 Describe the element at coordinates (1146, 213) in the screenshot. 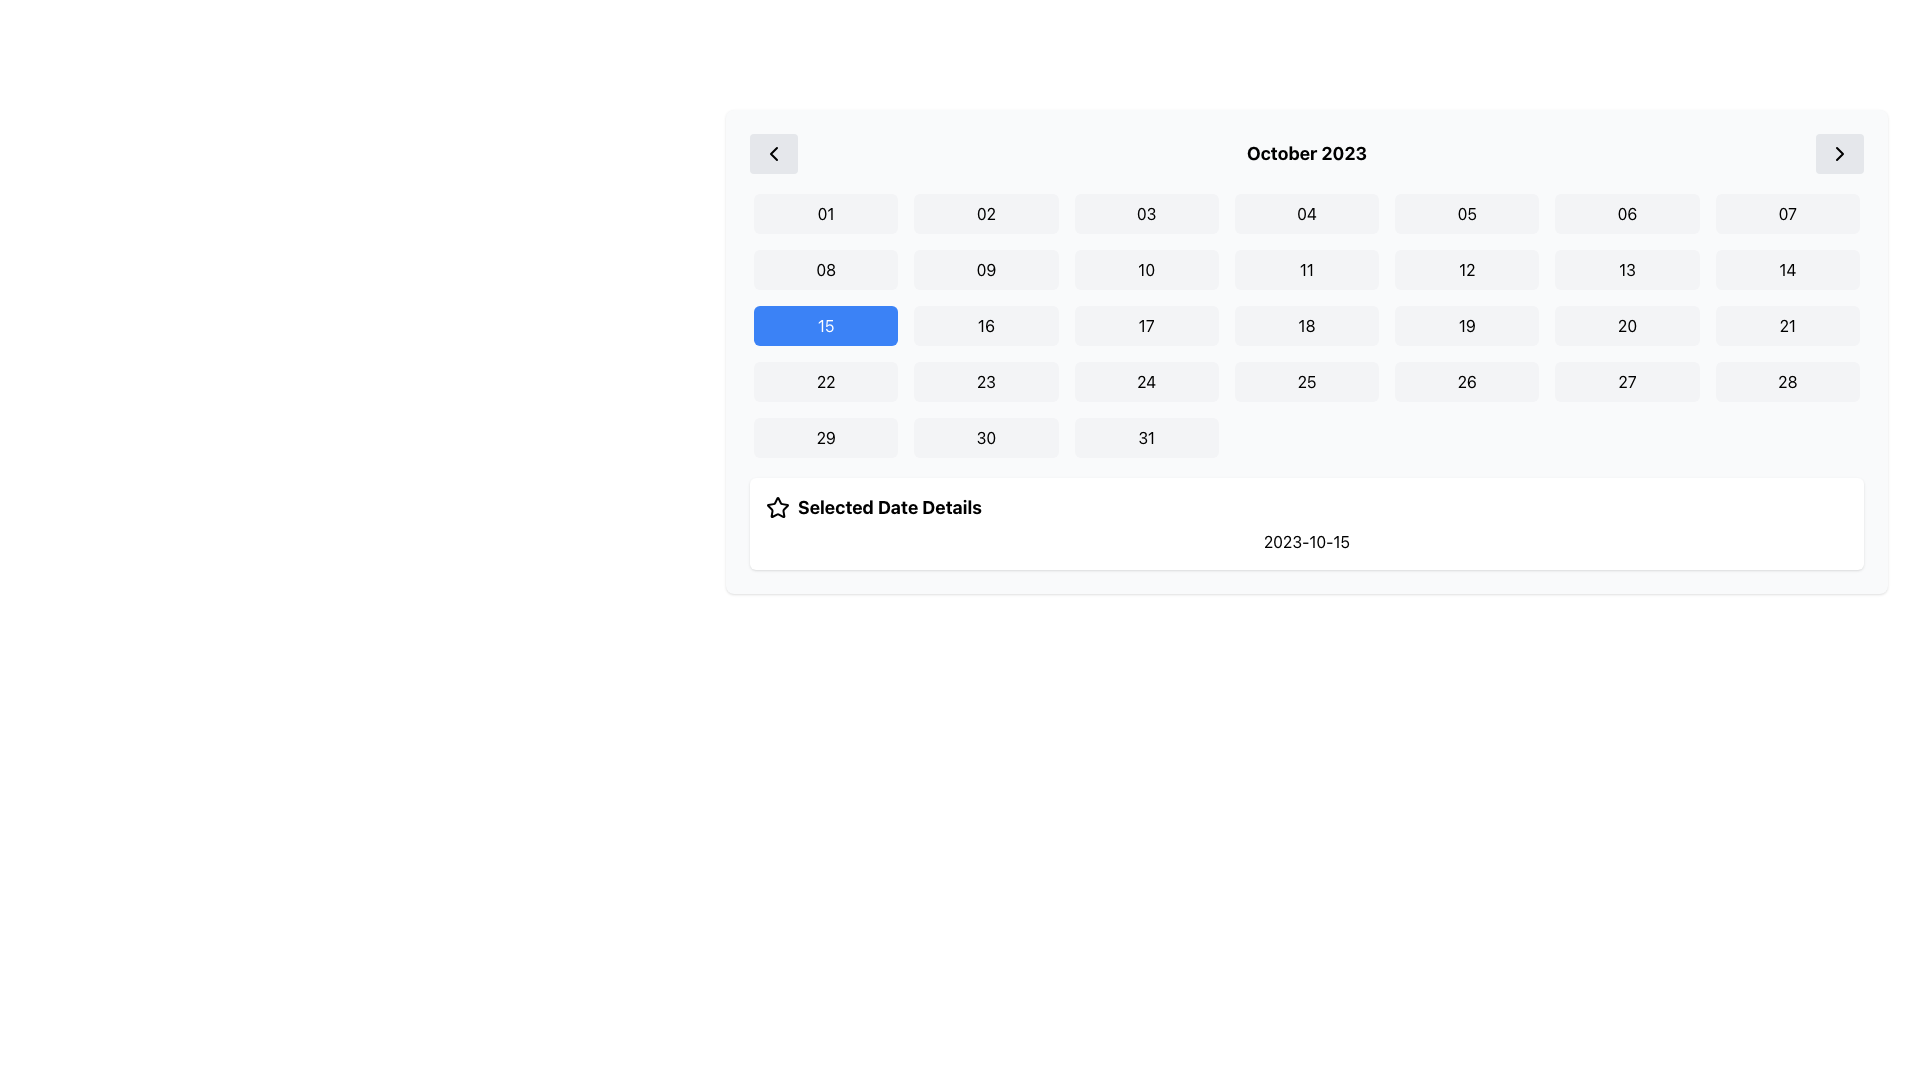

I see `the button labeled '03' in the date picker widget` at that location.